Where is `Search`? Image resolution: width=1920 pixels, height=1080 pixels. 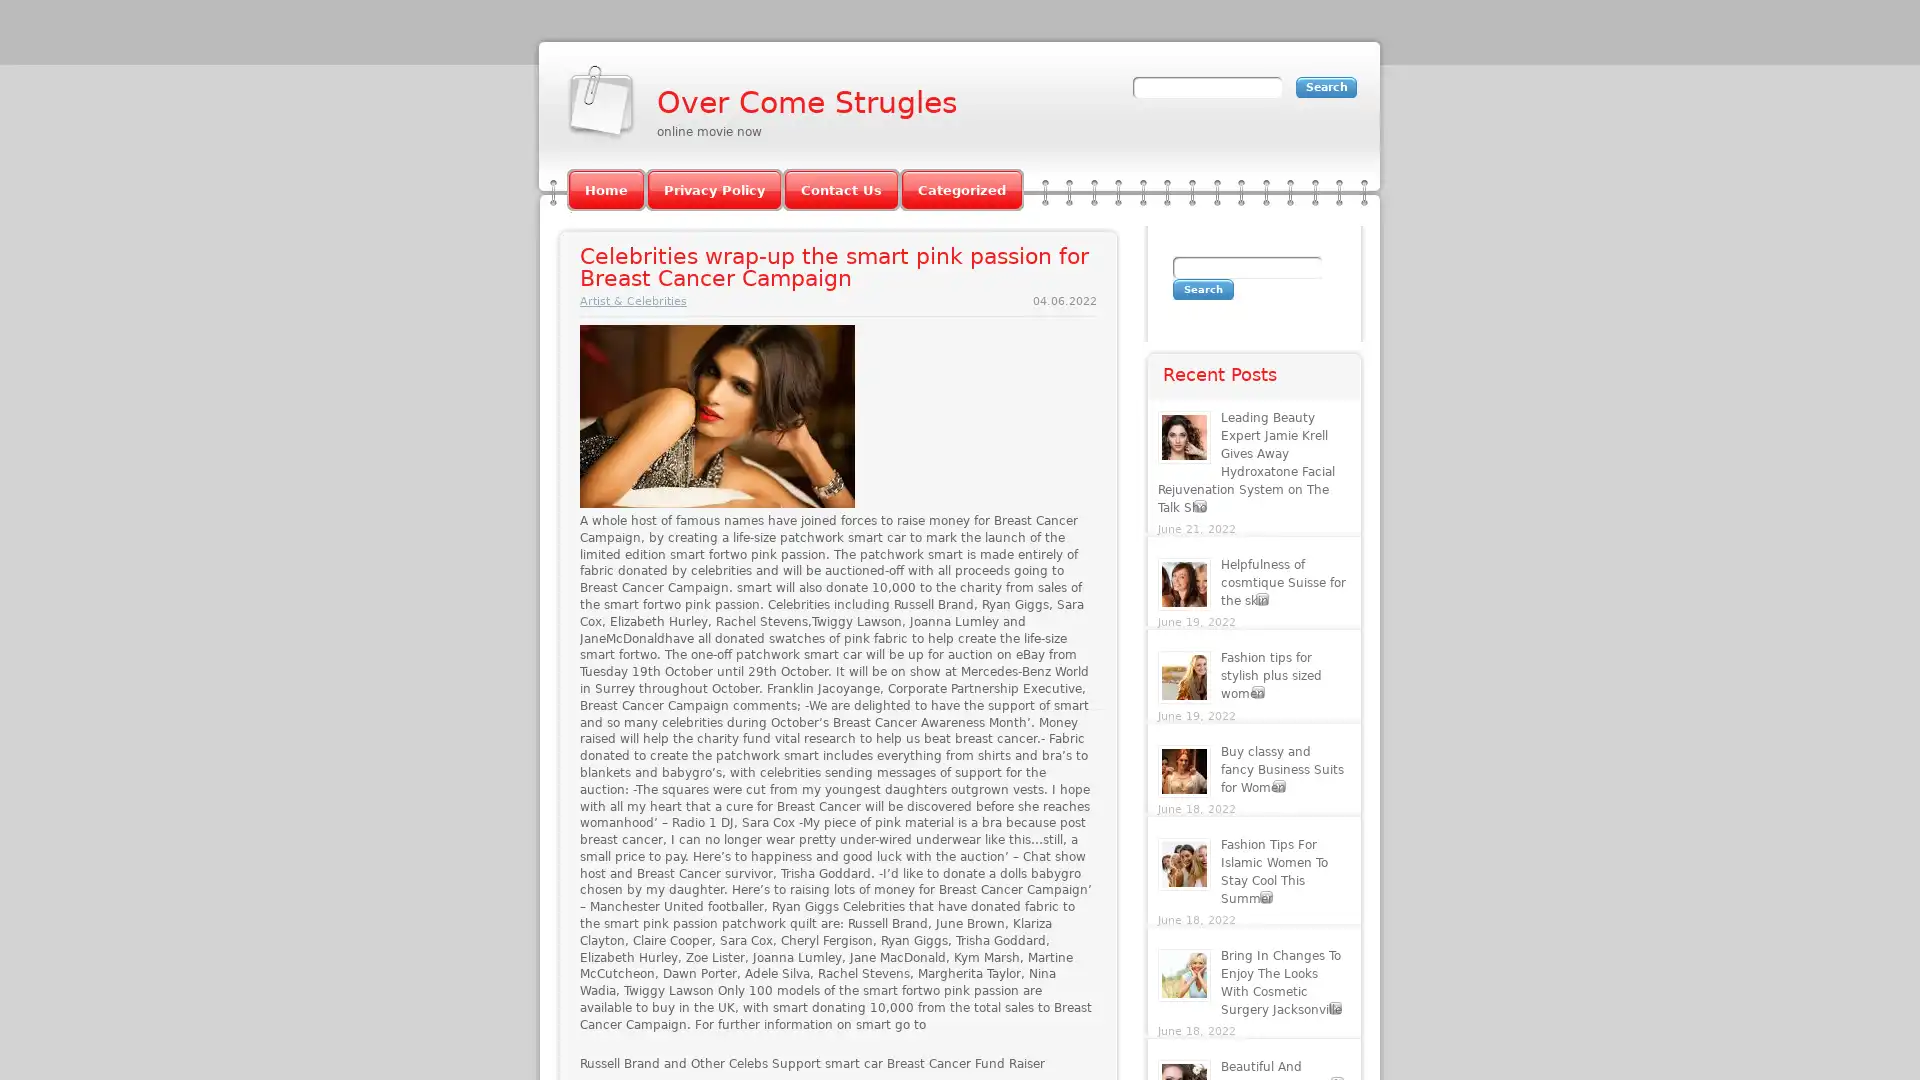
Search is located at coordinates (1202, 289).